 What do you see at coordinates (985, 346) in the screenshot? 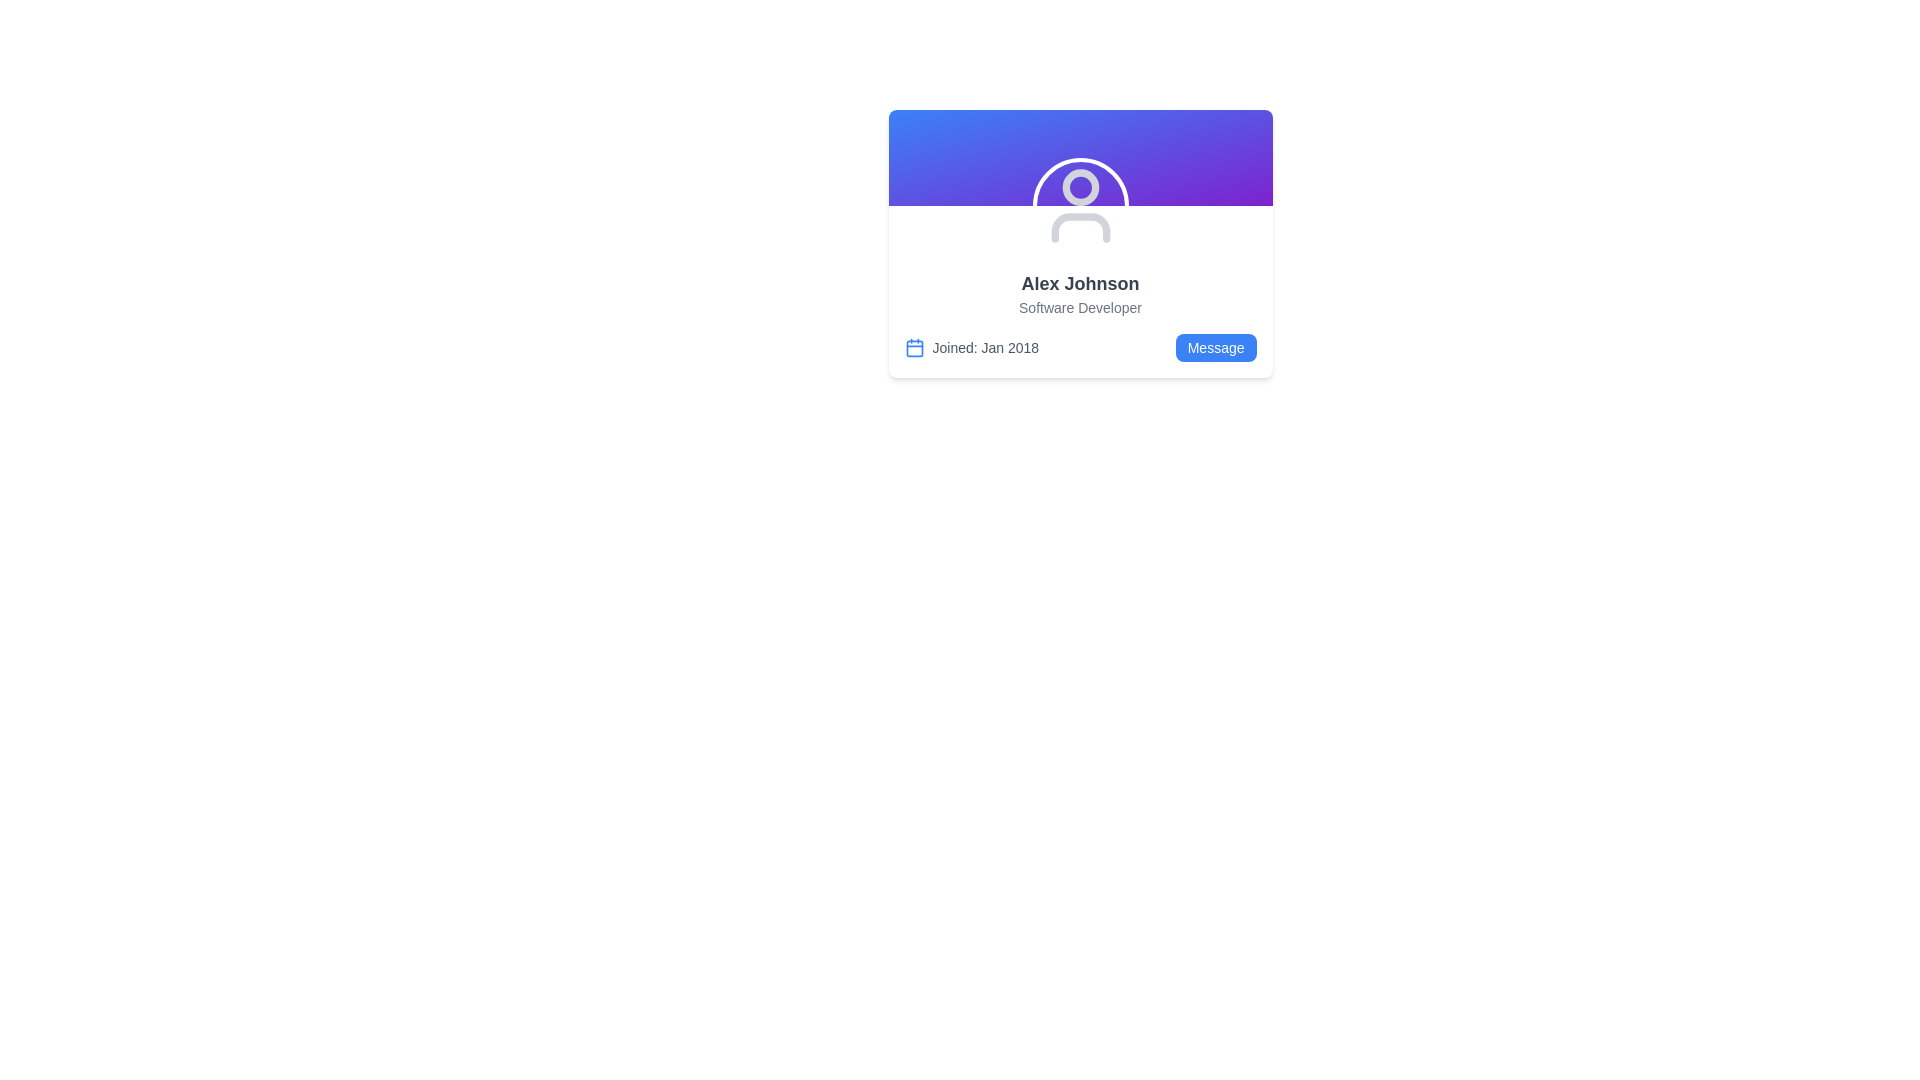
I see `the text label that displays the user's join date, positioned to the right of the calendar icon and below the username and role information` at bounding box center [985, 346].